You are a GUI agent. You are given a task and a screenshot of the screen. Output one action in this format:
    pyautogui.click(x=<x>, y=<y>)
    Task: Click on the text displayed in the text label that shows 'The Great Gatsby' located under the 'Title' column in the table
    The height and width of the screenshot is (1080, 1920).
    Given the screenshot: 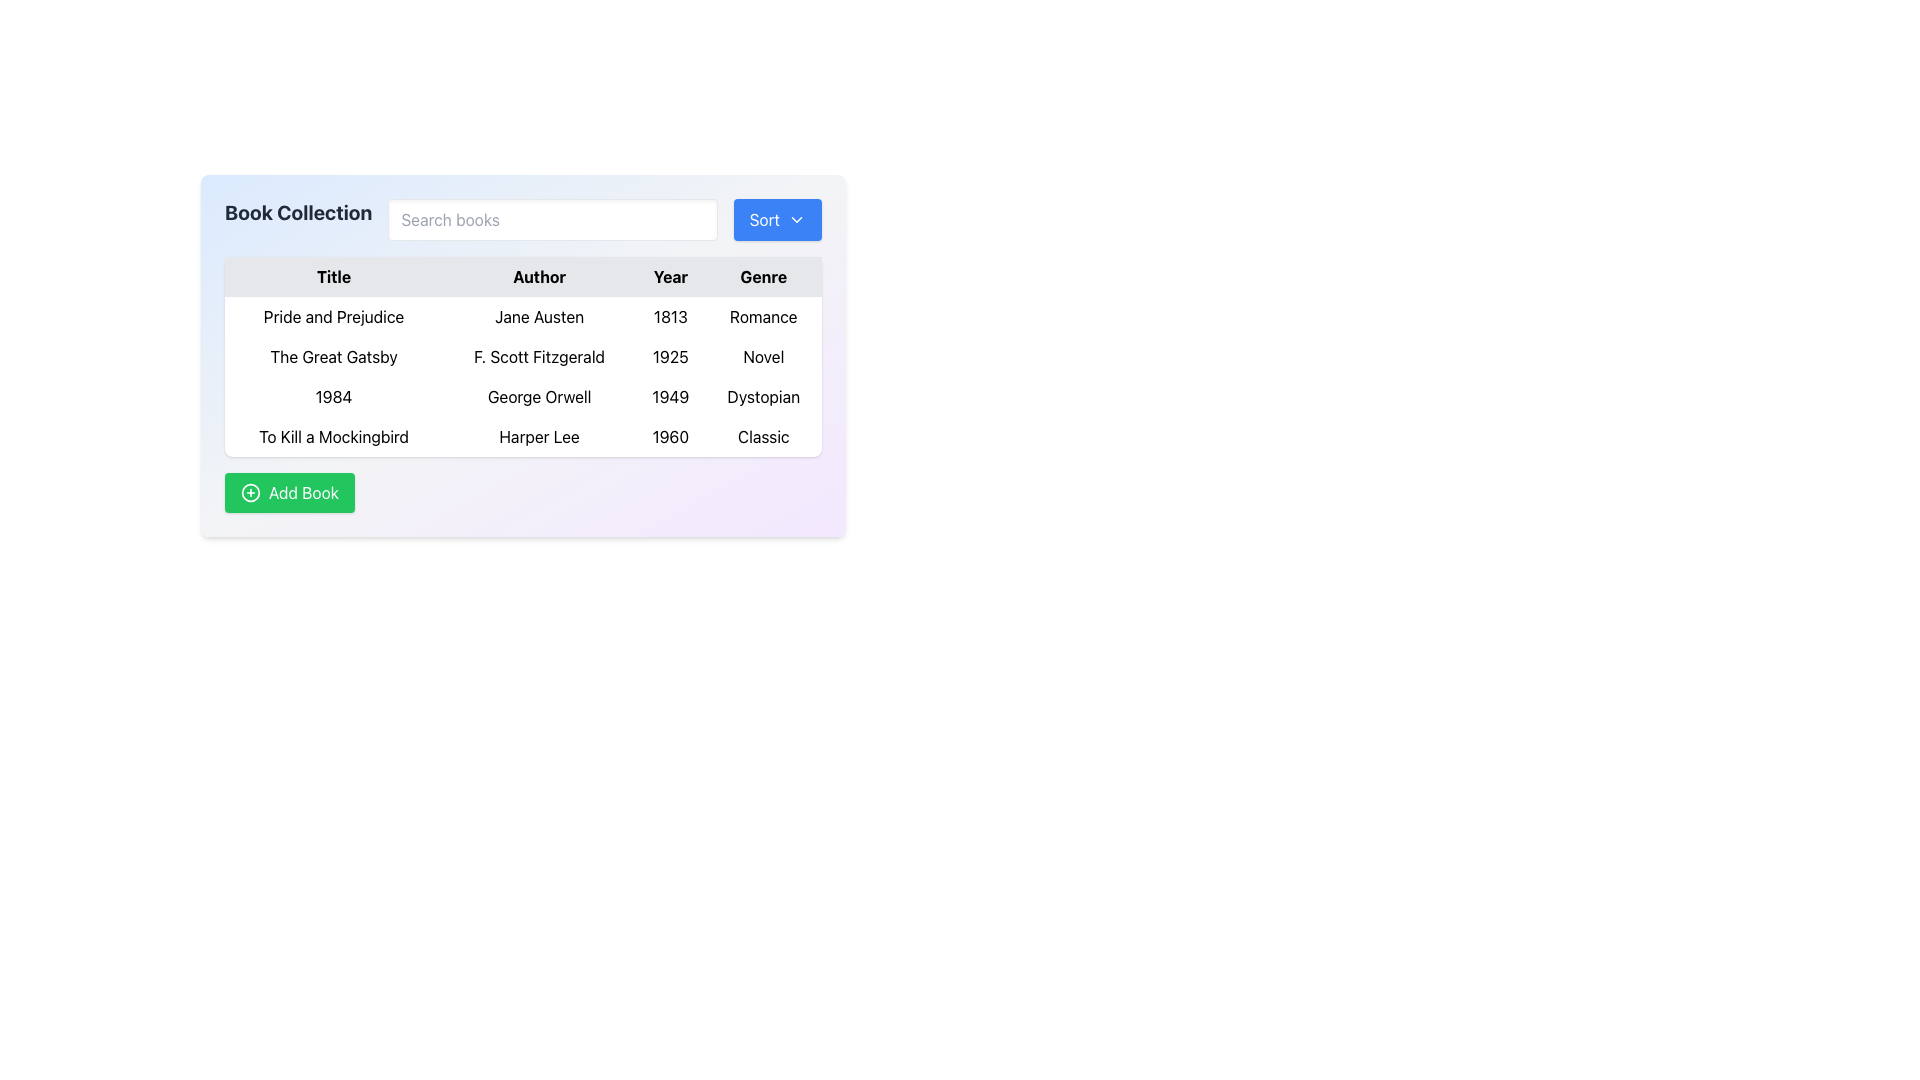 What is the action you would take?
    pyautogui.click(x=334, y=356)
    